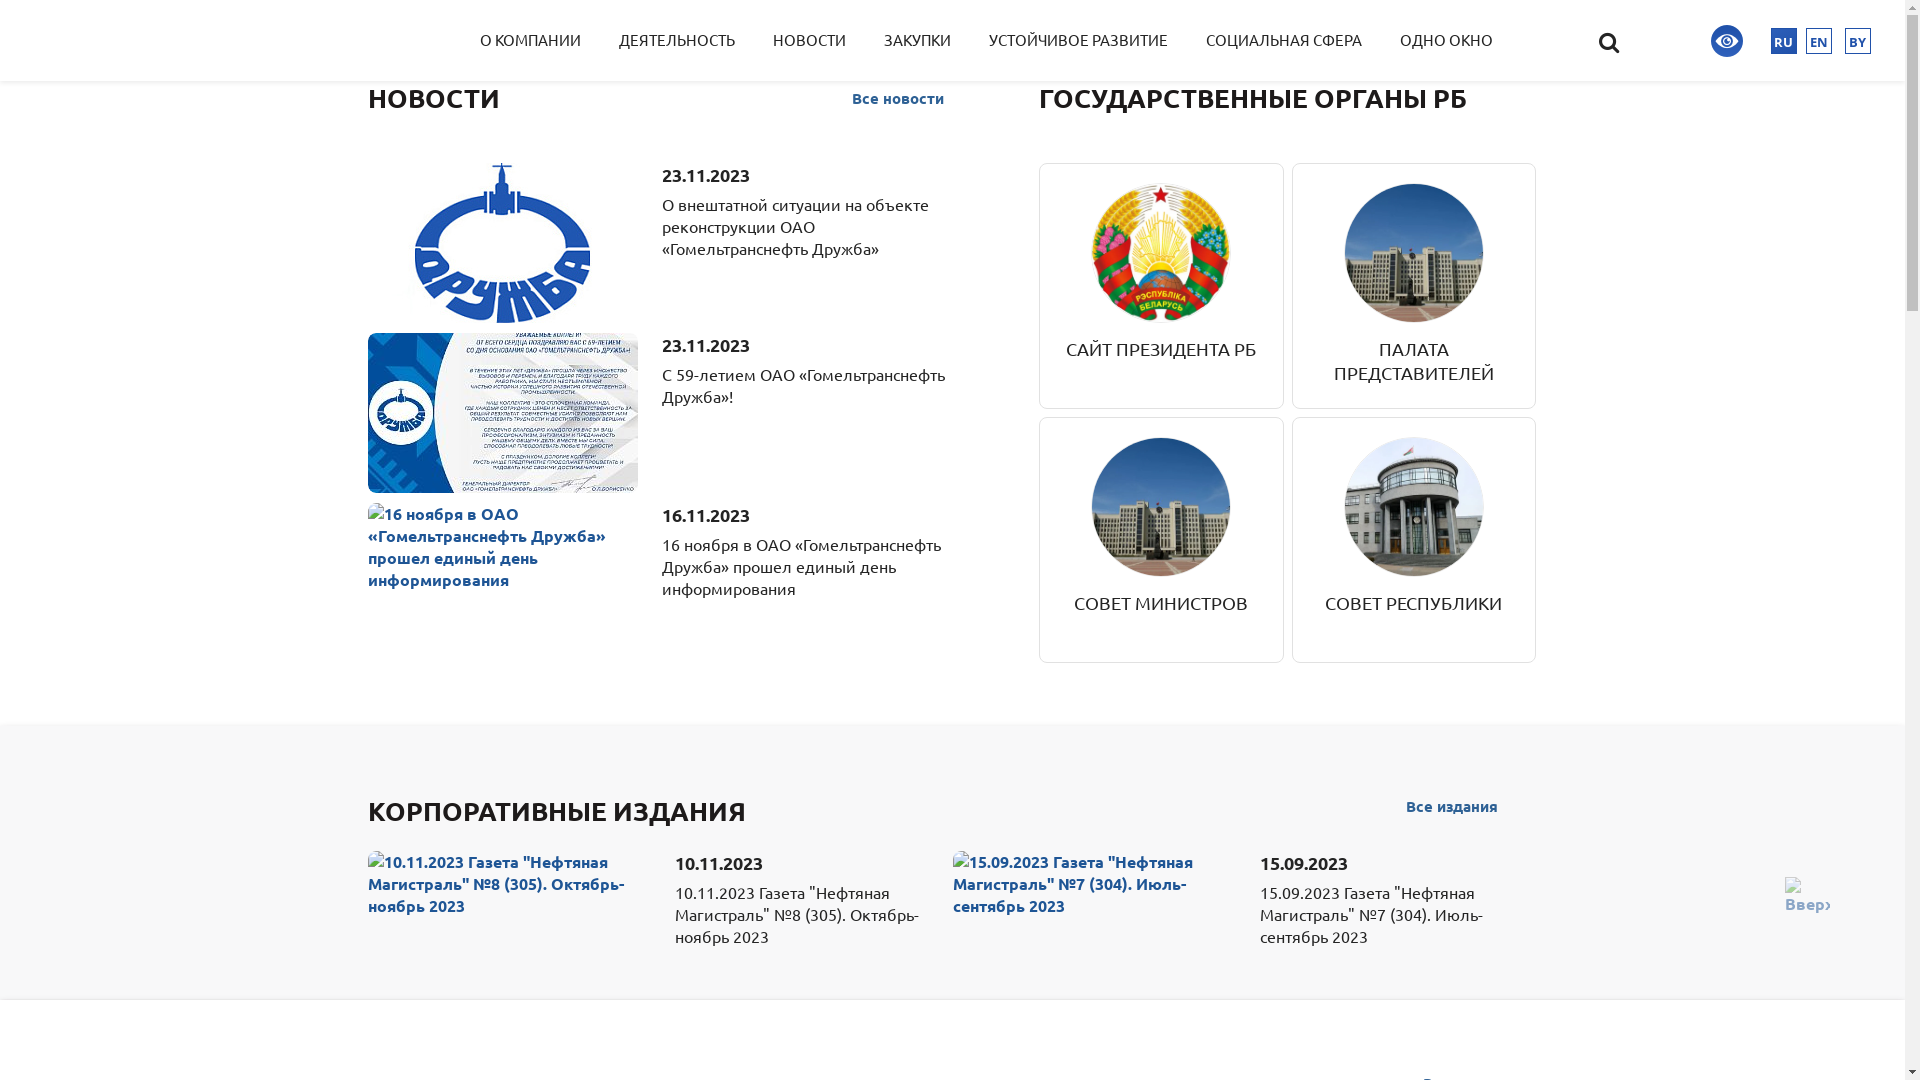  I want to click on 'RU', so click(1784, 41).